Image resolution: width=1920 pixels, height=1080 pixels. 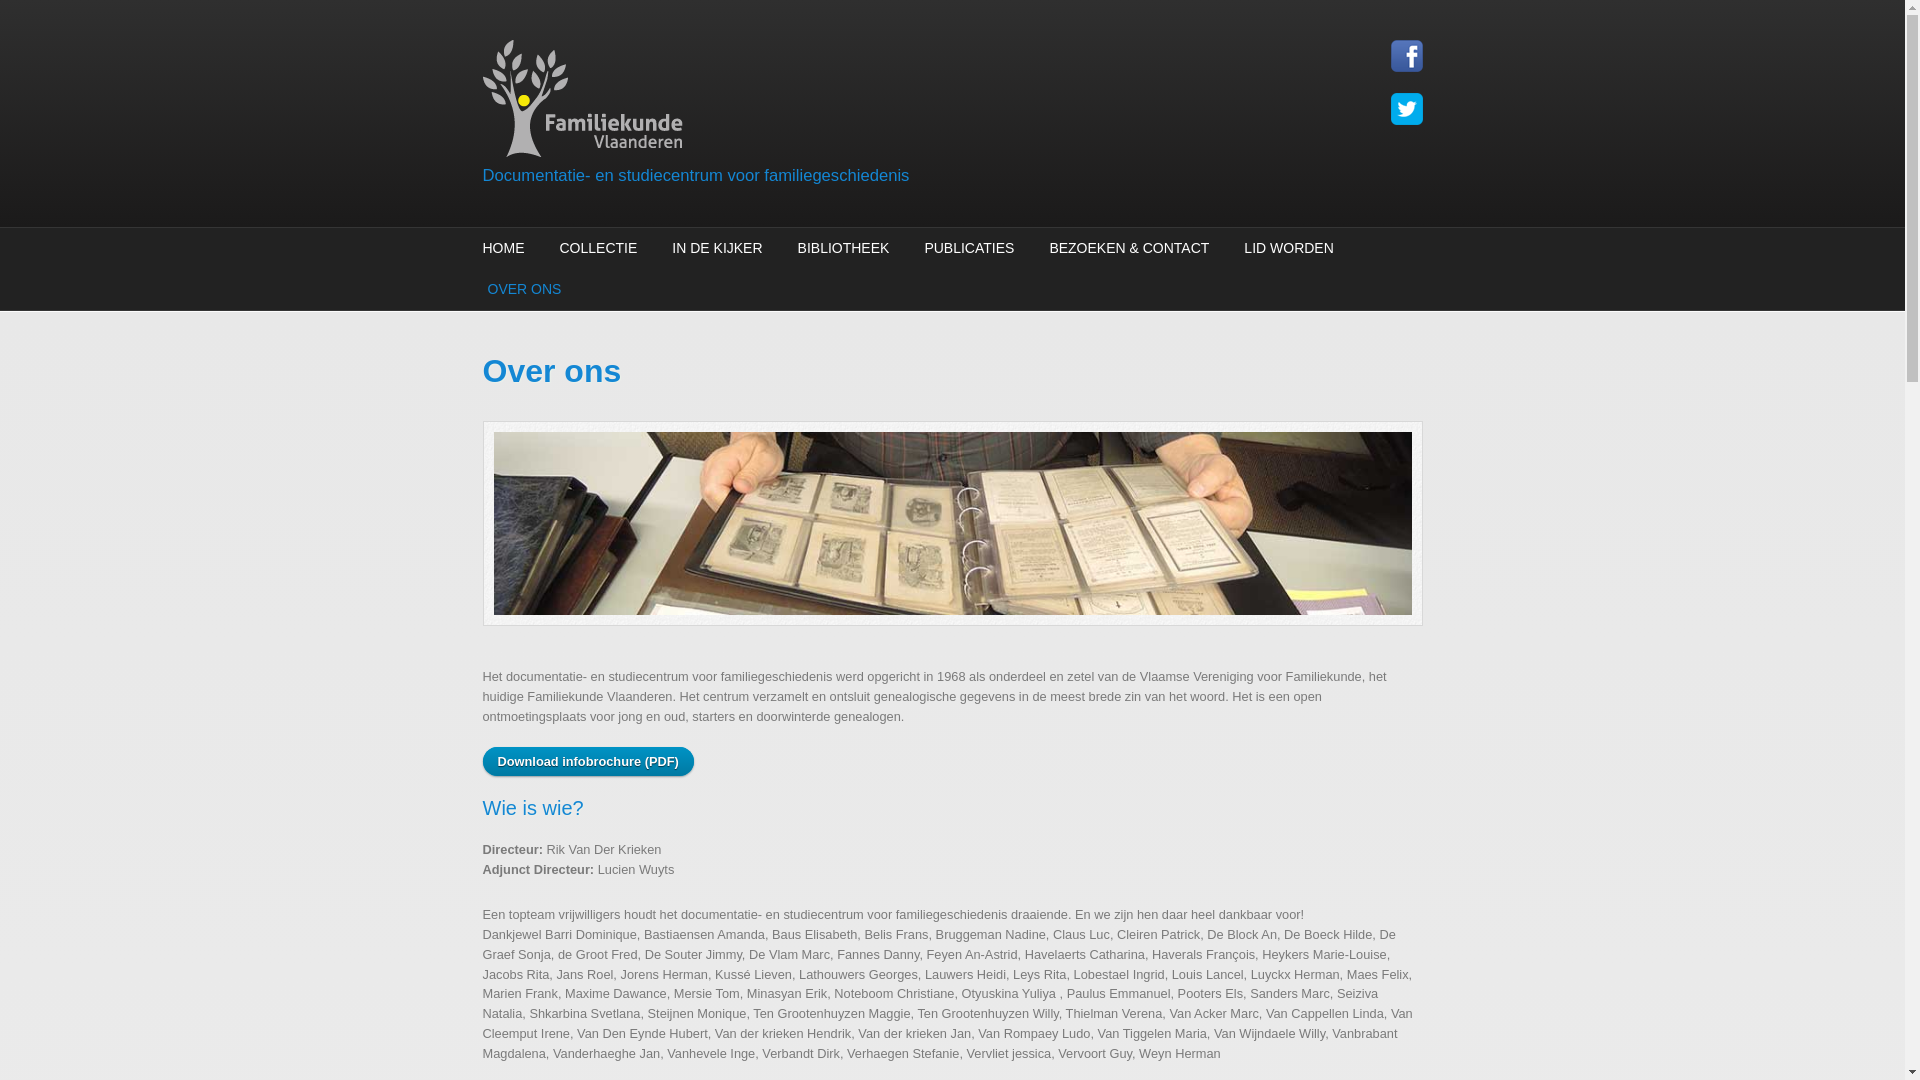 What do you see at coordinates (969, 247) in the screenshot?
I see `'PUBLICATIES'` at bounding box center [969, 247].